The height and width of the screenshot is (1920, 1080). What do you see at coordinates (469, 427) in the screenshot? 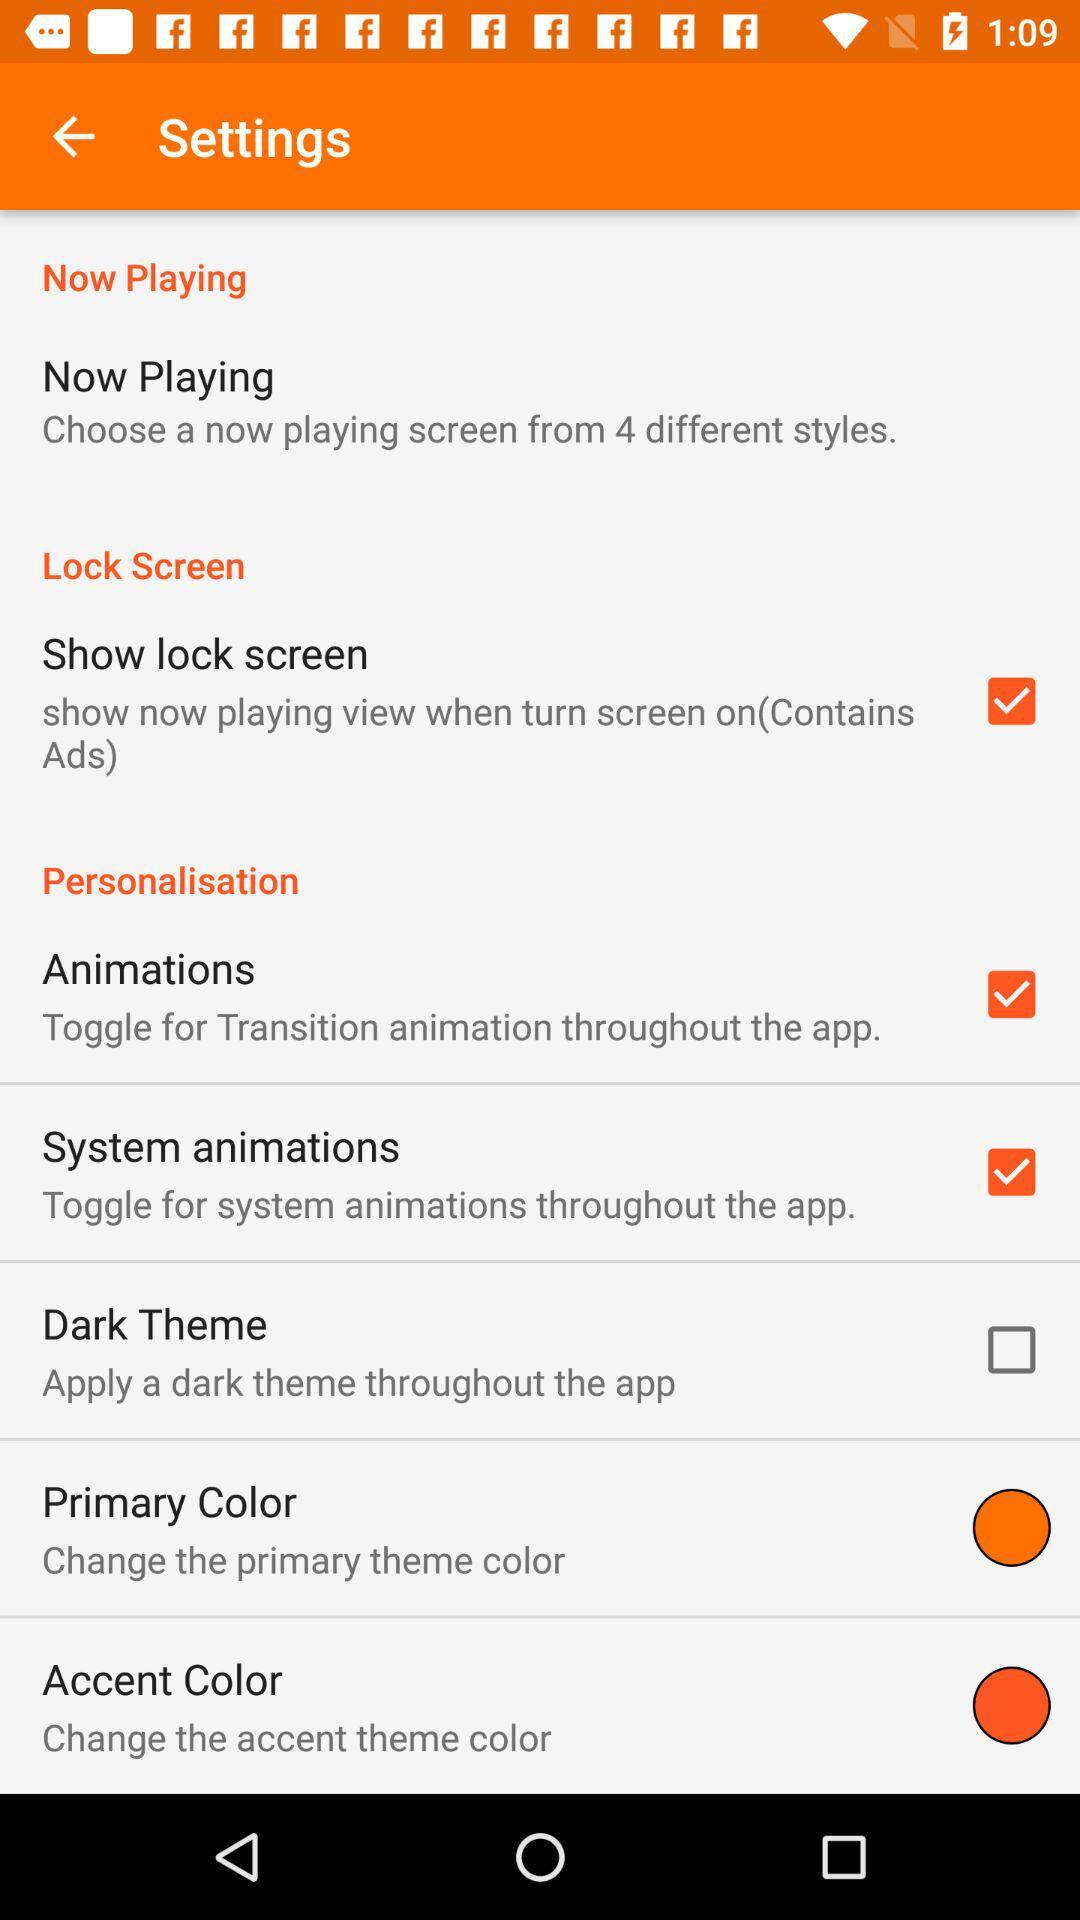
I see `icon below now playing icon` at bounding box center [469, 427].